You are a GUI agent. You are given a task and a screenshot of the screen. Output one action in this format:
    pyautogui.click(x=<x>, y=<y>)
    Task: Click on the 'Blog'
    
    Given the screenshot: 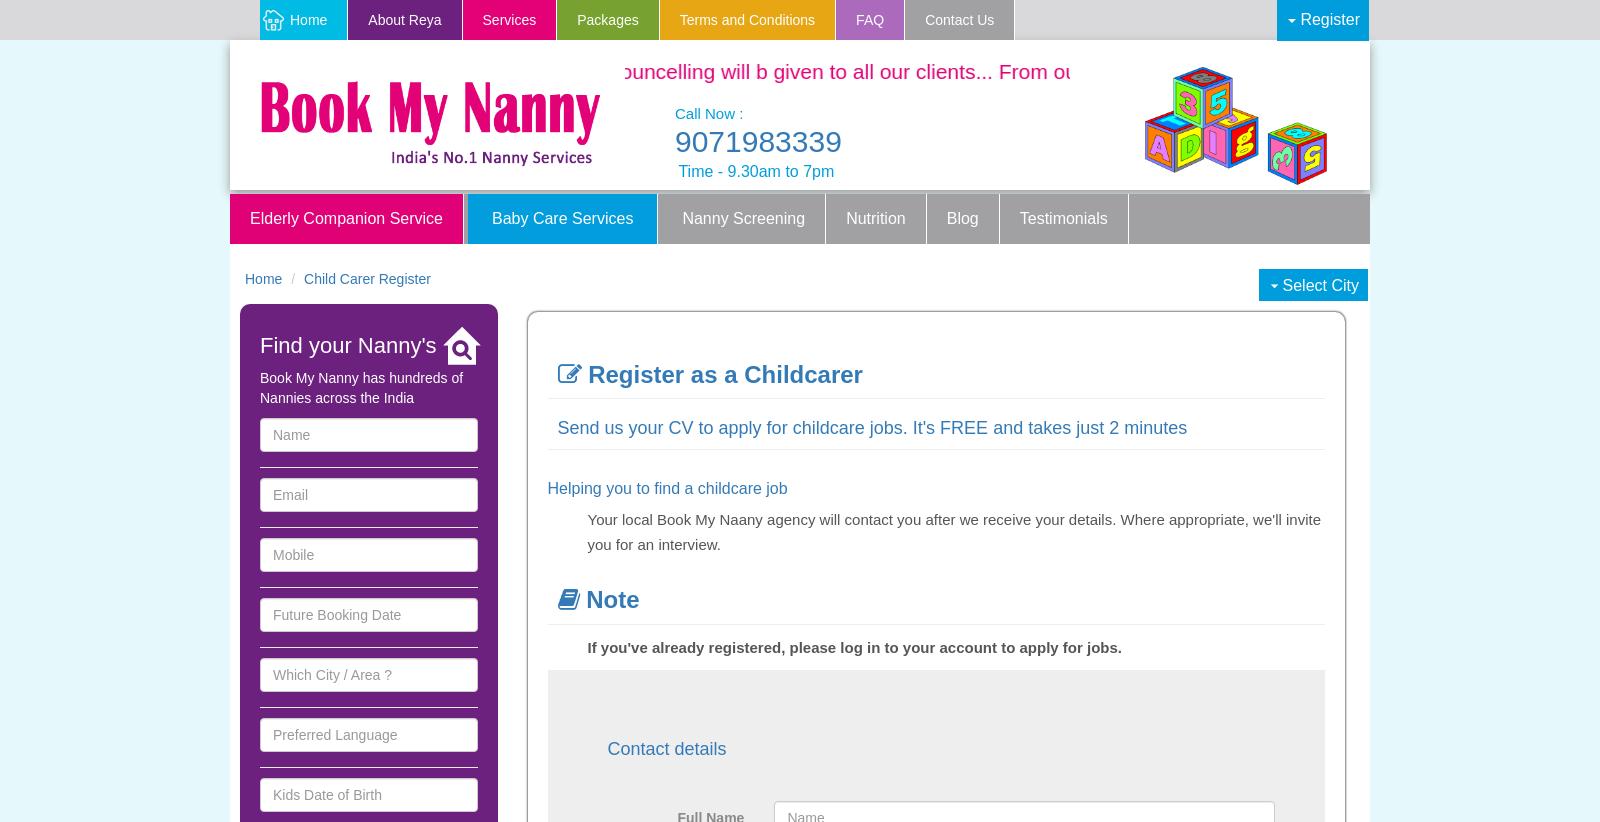 What is the action you would take?
    pyautogui.click(x=961, y=217)
    